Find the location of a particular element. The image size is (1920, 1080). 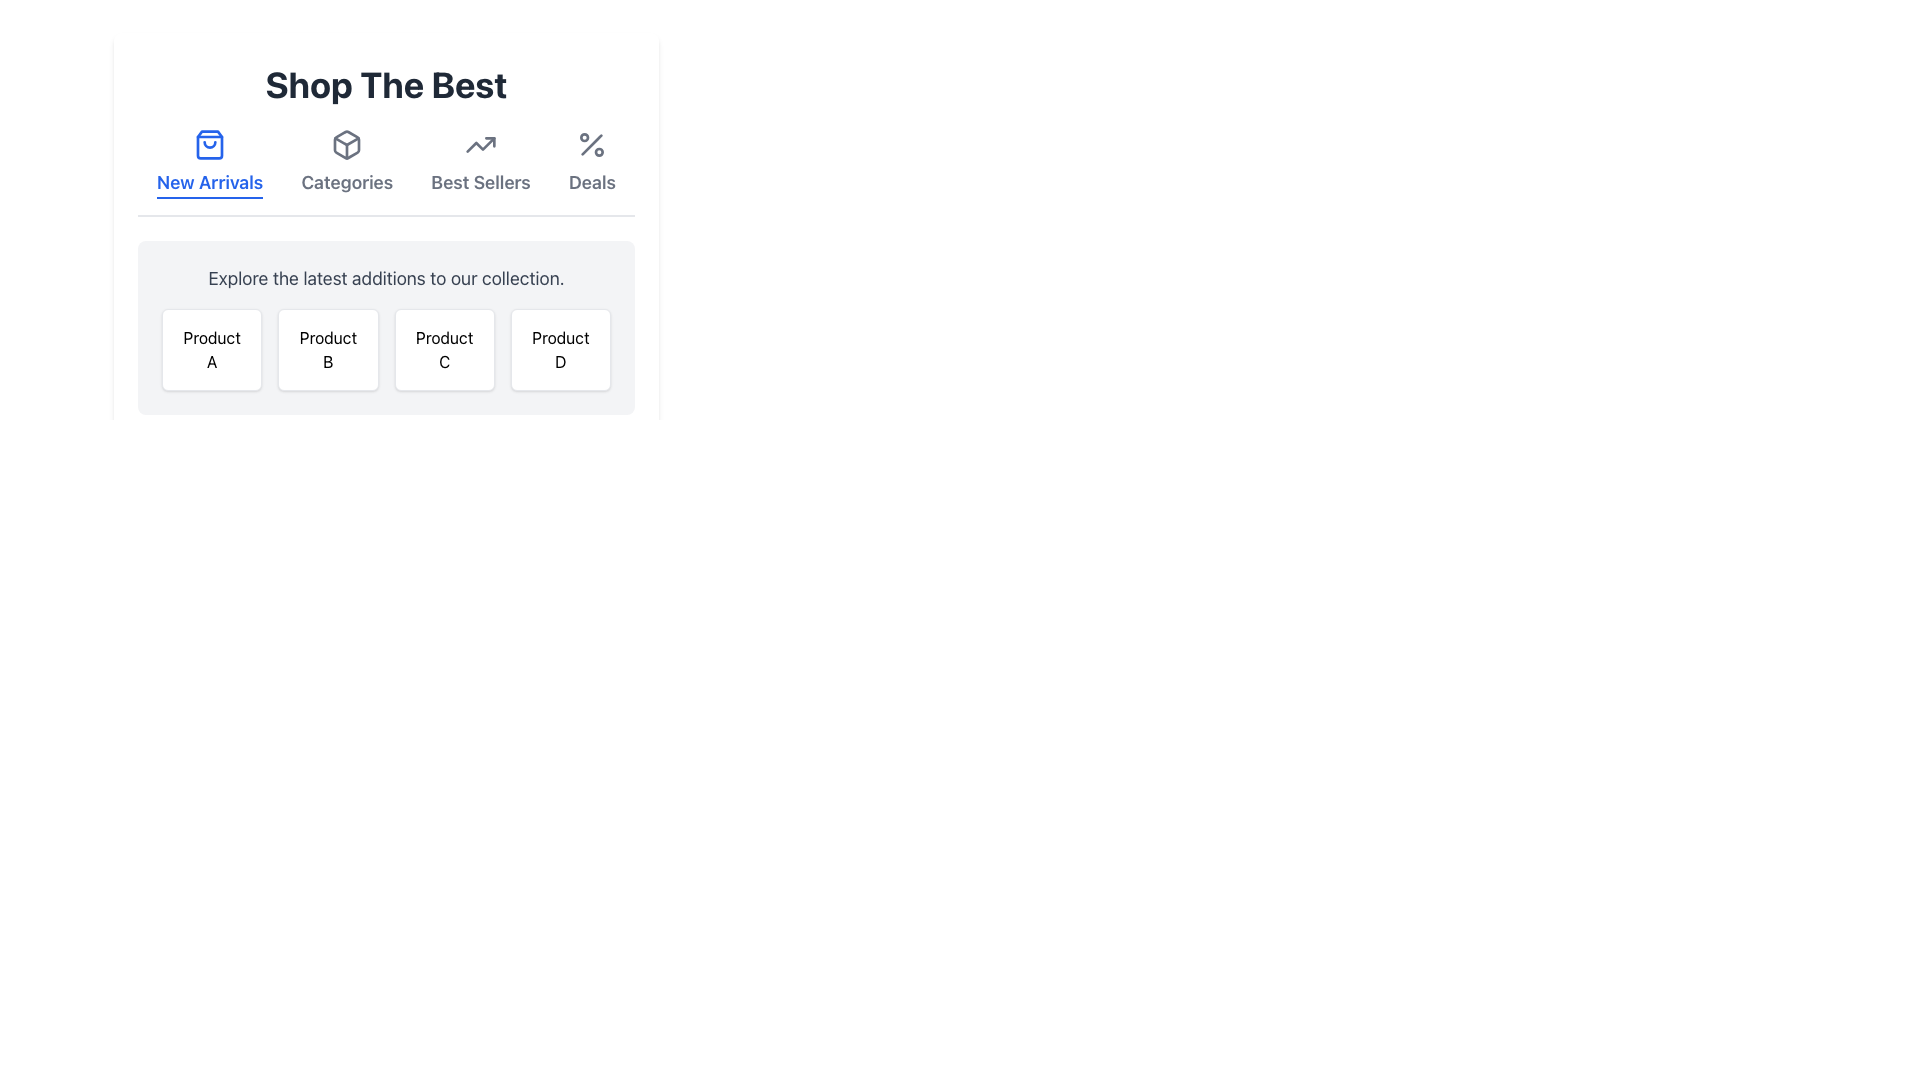

the clickable menu item labeled 'New Arrivals' with a shopping bag icon, positioned below the heading 'Shop The Best' is located at coordinates (210, 163).